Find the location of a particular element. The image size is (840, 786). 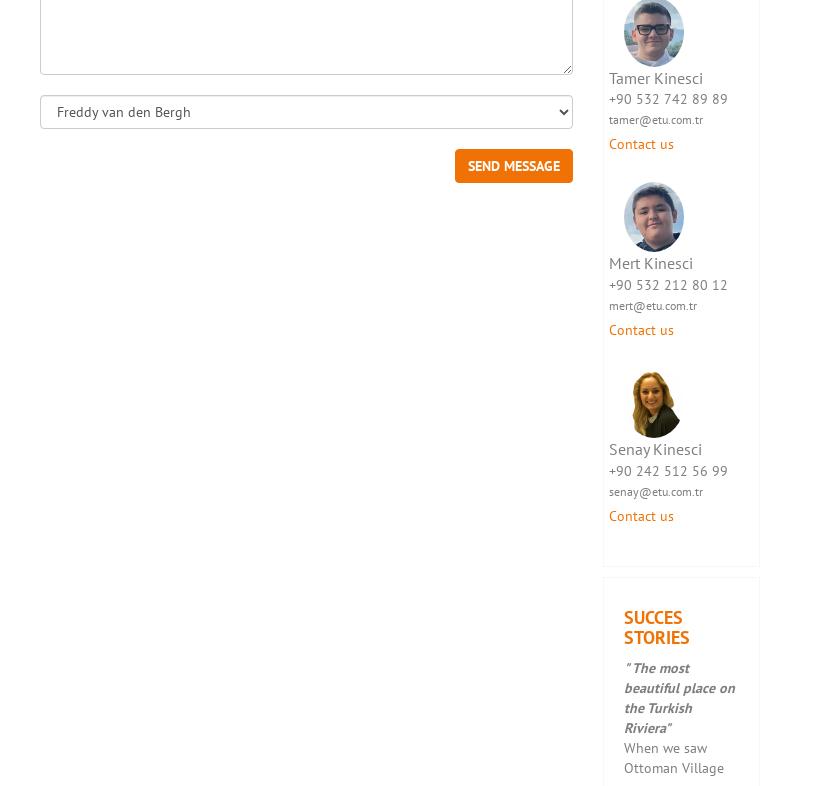

'+90 242 512 56 99' is located at coordinates (667, 469).